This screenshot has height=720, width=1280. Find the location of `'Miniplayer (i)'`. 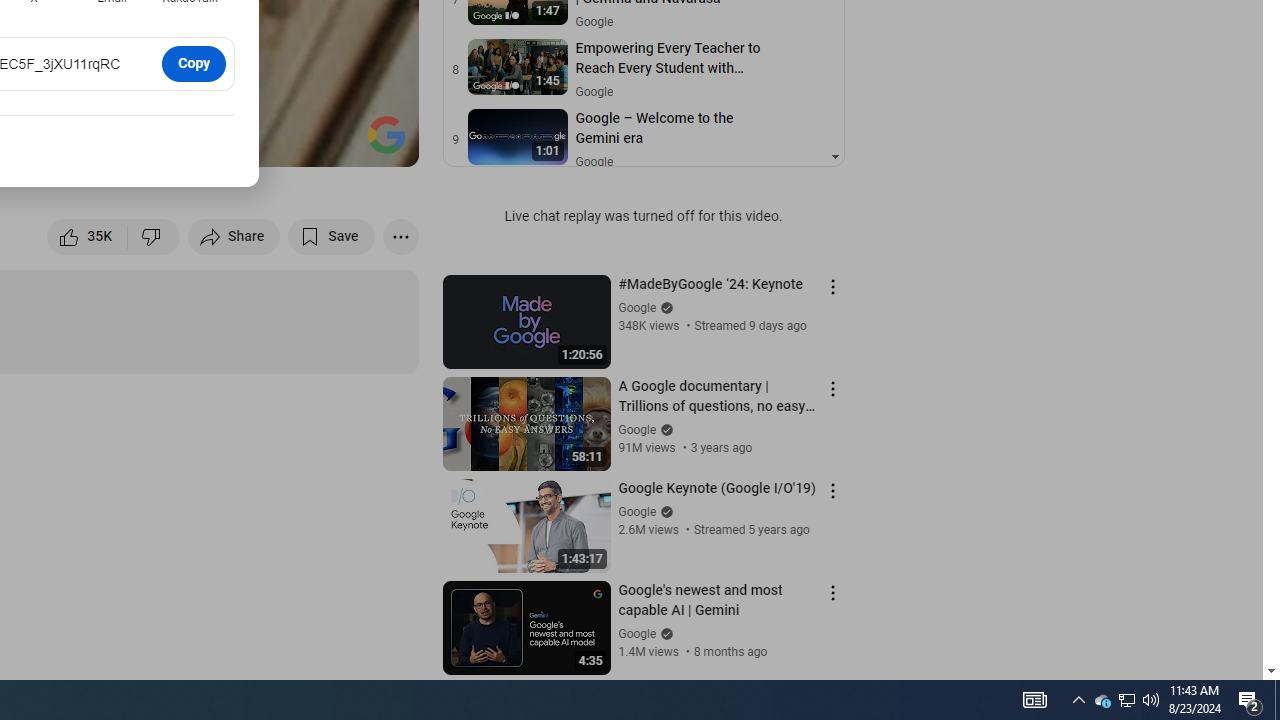

'Miniplayer (i)' is located at coordinates (285, 141).